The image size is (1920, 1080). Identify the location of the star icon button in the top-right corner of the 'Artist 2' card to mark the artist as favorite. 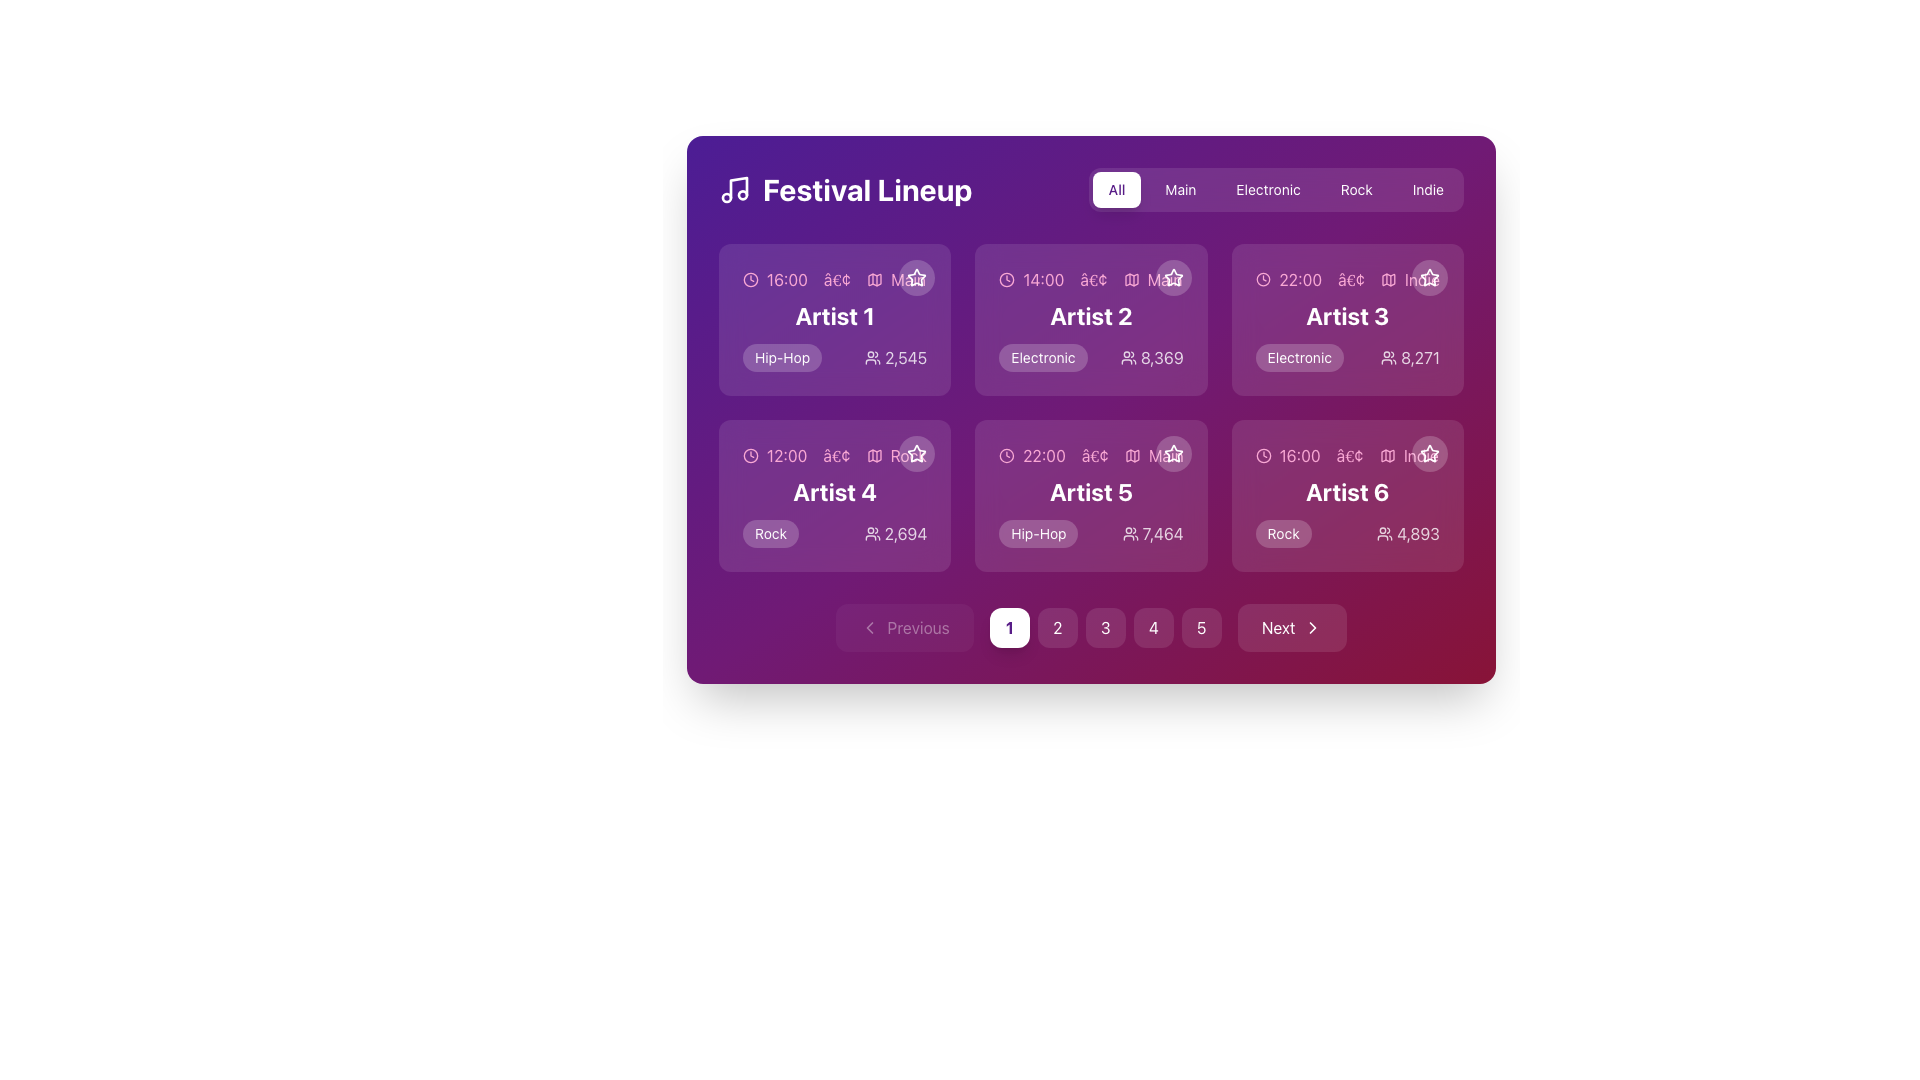
(1173, 277).